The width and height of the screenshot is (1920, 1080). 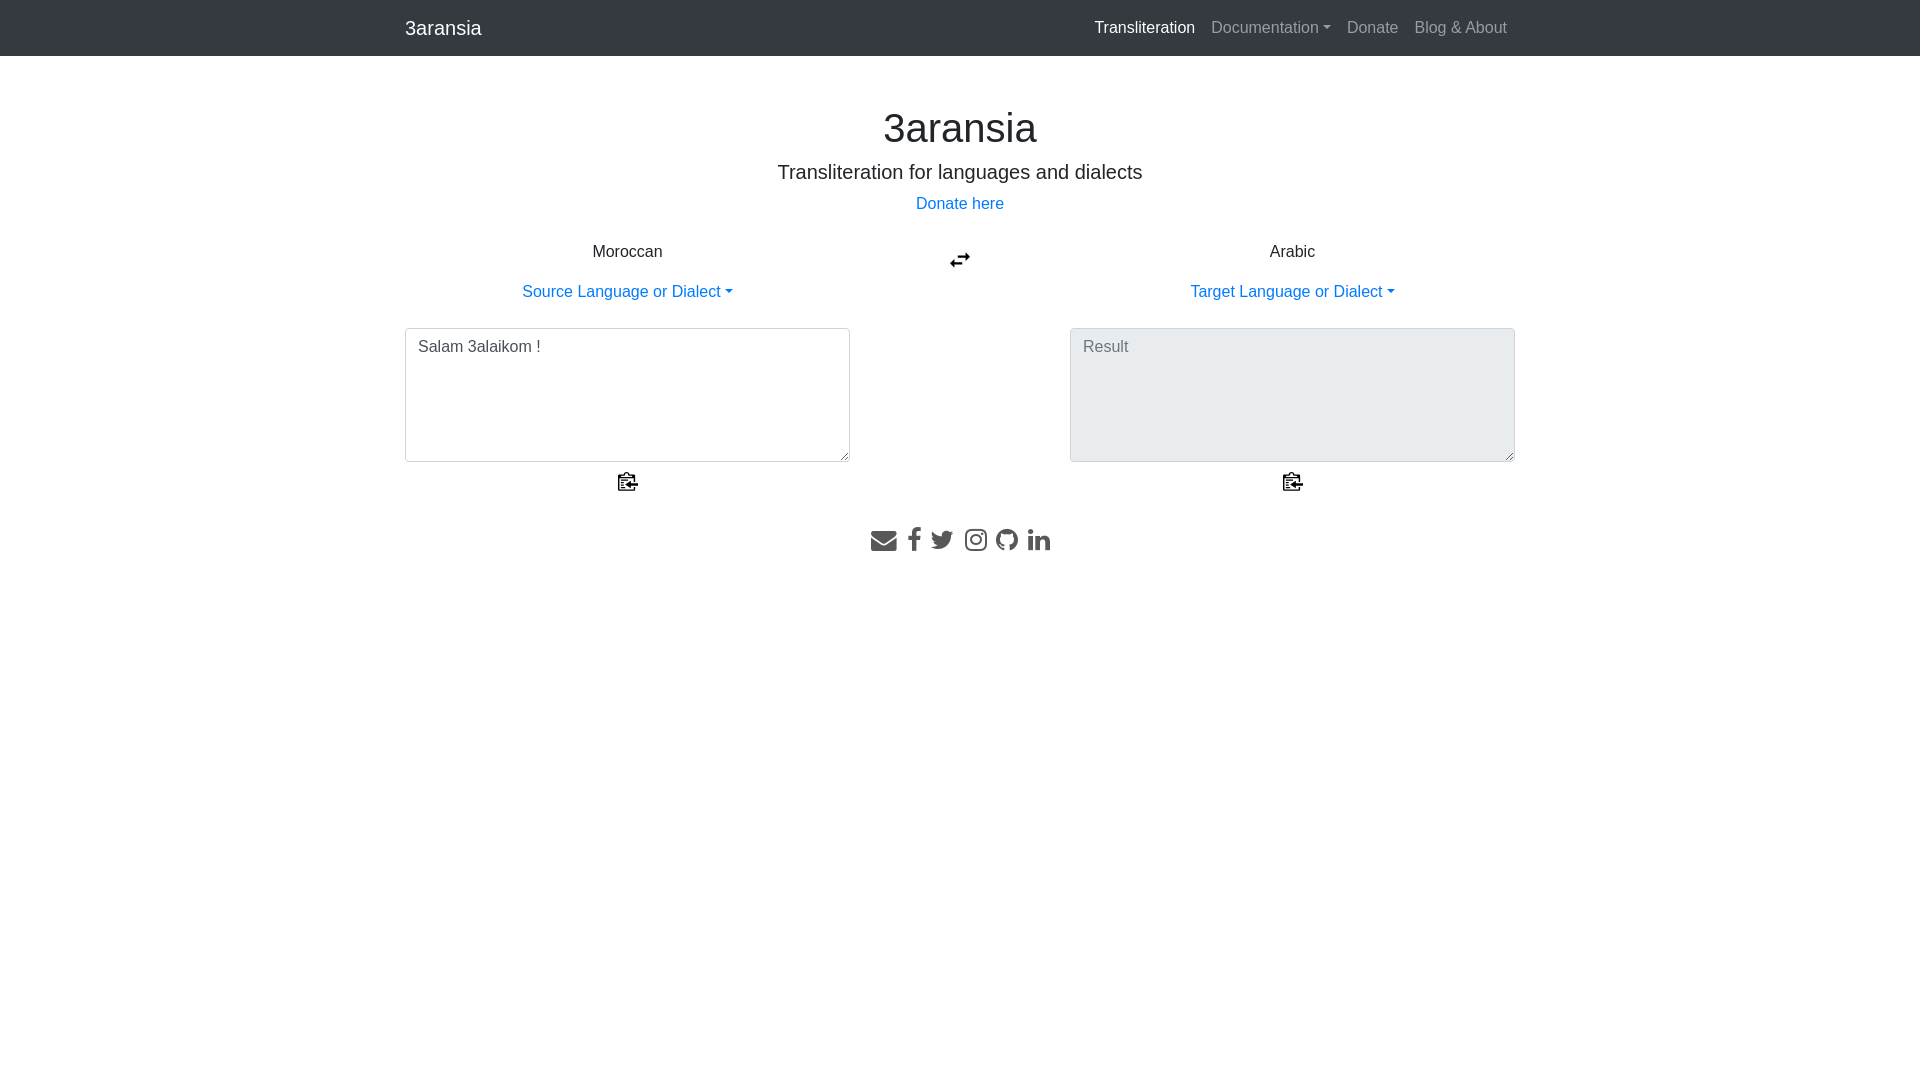 I want to click on 'Documentation', so click(x=1270, y=27).